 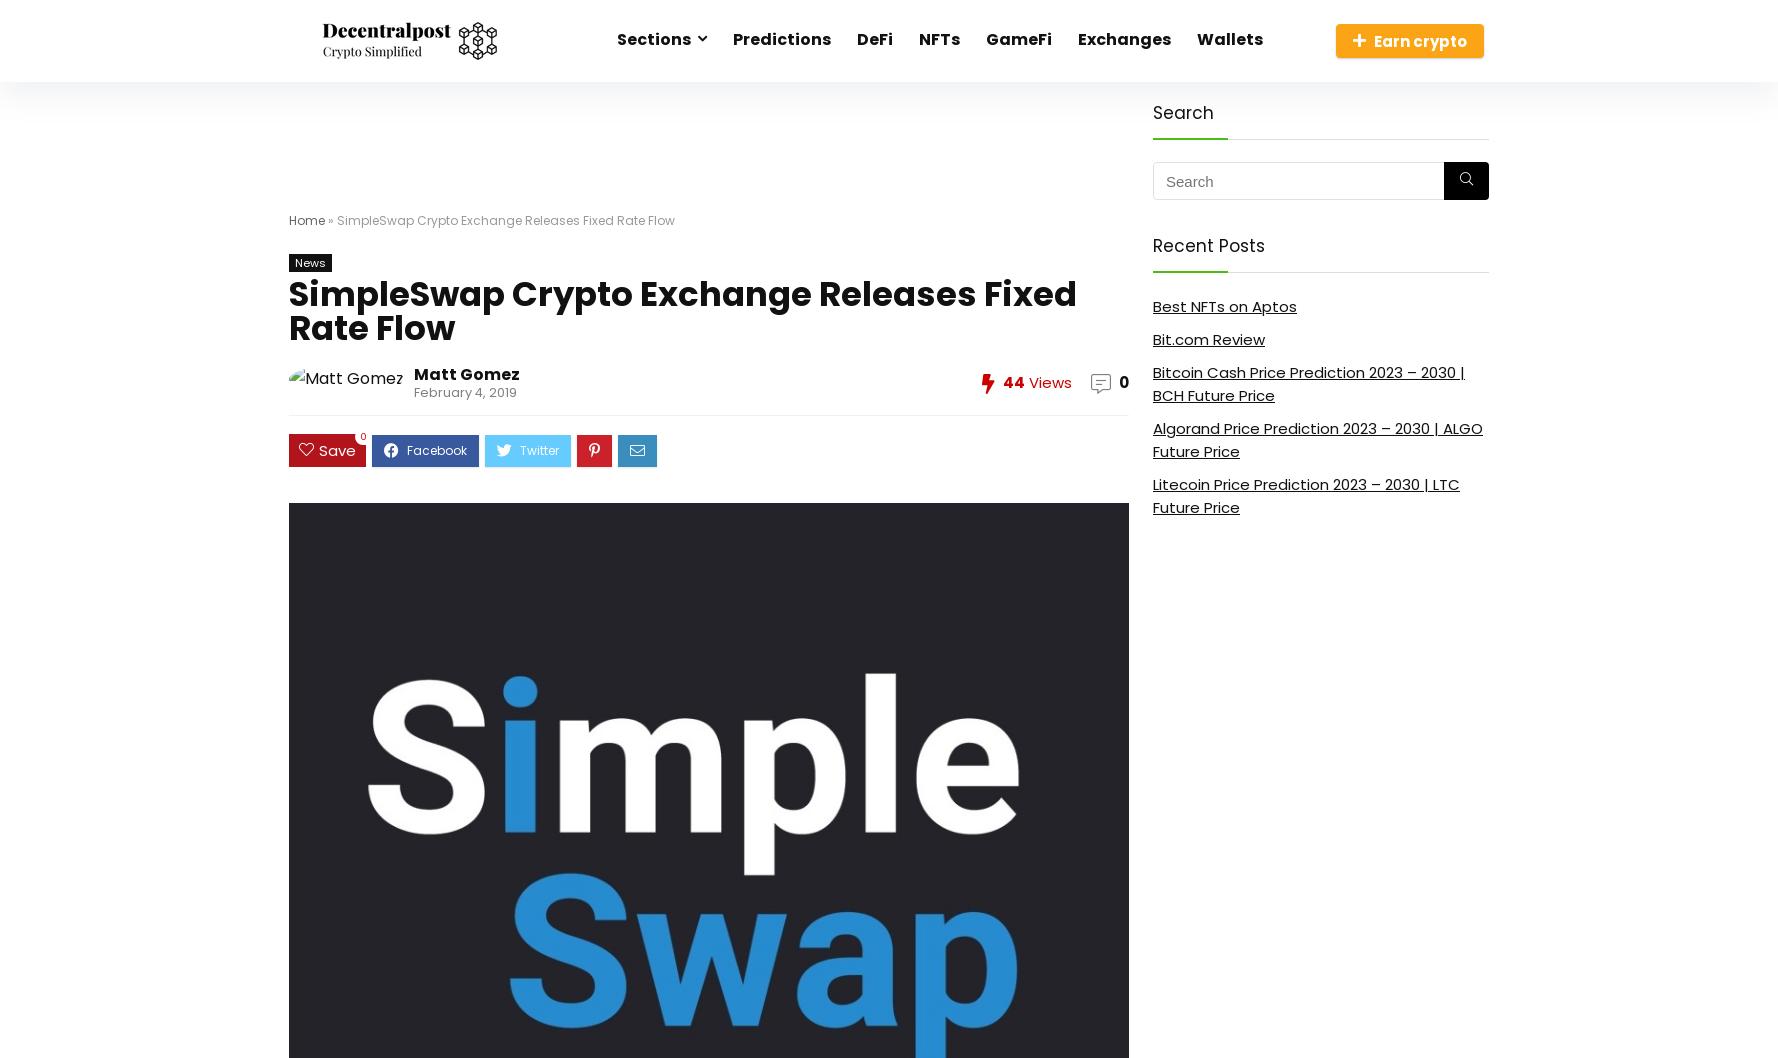 What do you see at coordinates (939, 39) in the screenshot?
I see `'NFTs'` at bounding box center [939, 39].